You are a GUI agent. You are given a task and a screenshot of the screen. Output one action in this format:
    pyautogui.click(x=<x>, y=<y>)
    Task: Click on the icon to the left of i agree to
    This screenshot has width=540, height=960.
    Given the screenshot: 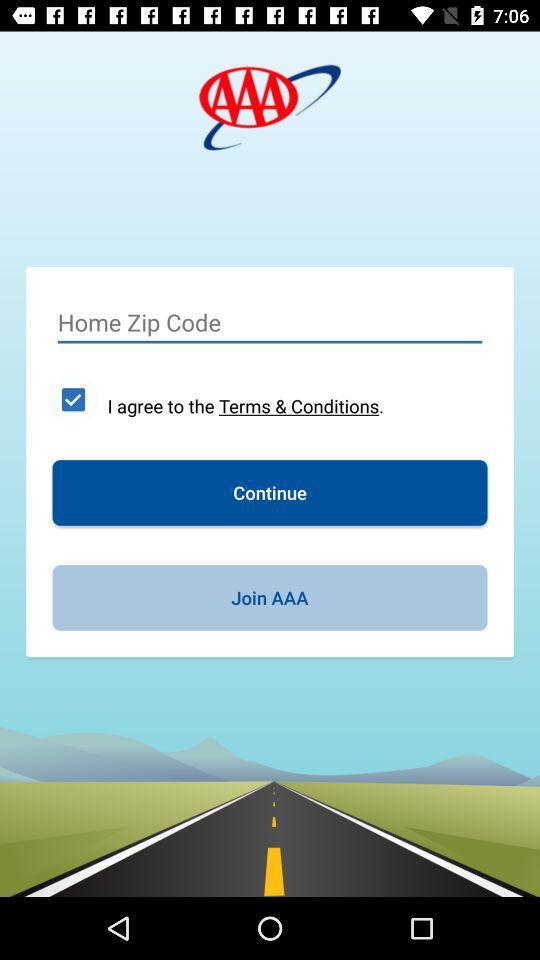 What is the action you would take?
    pyautogui.click(x=72, y=398)
    